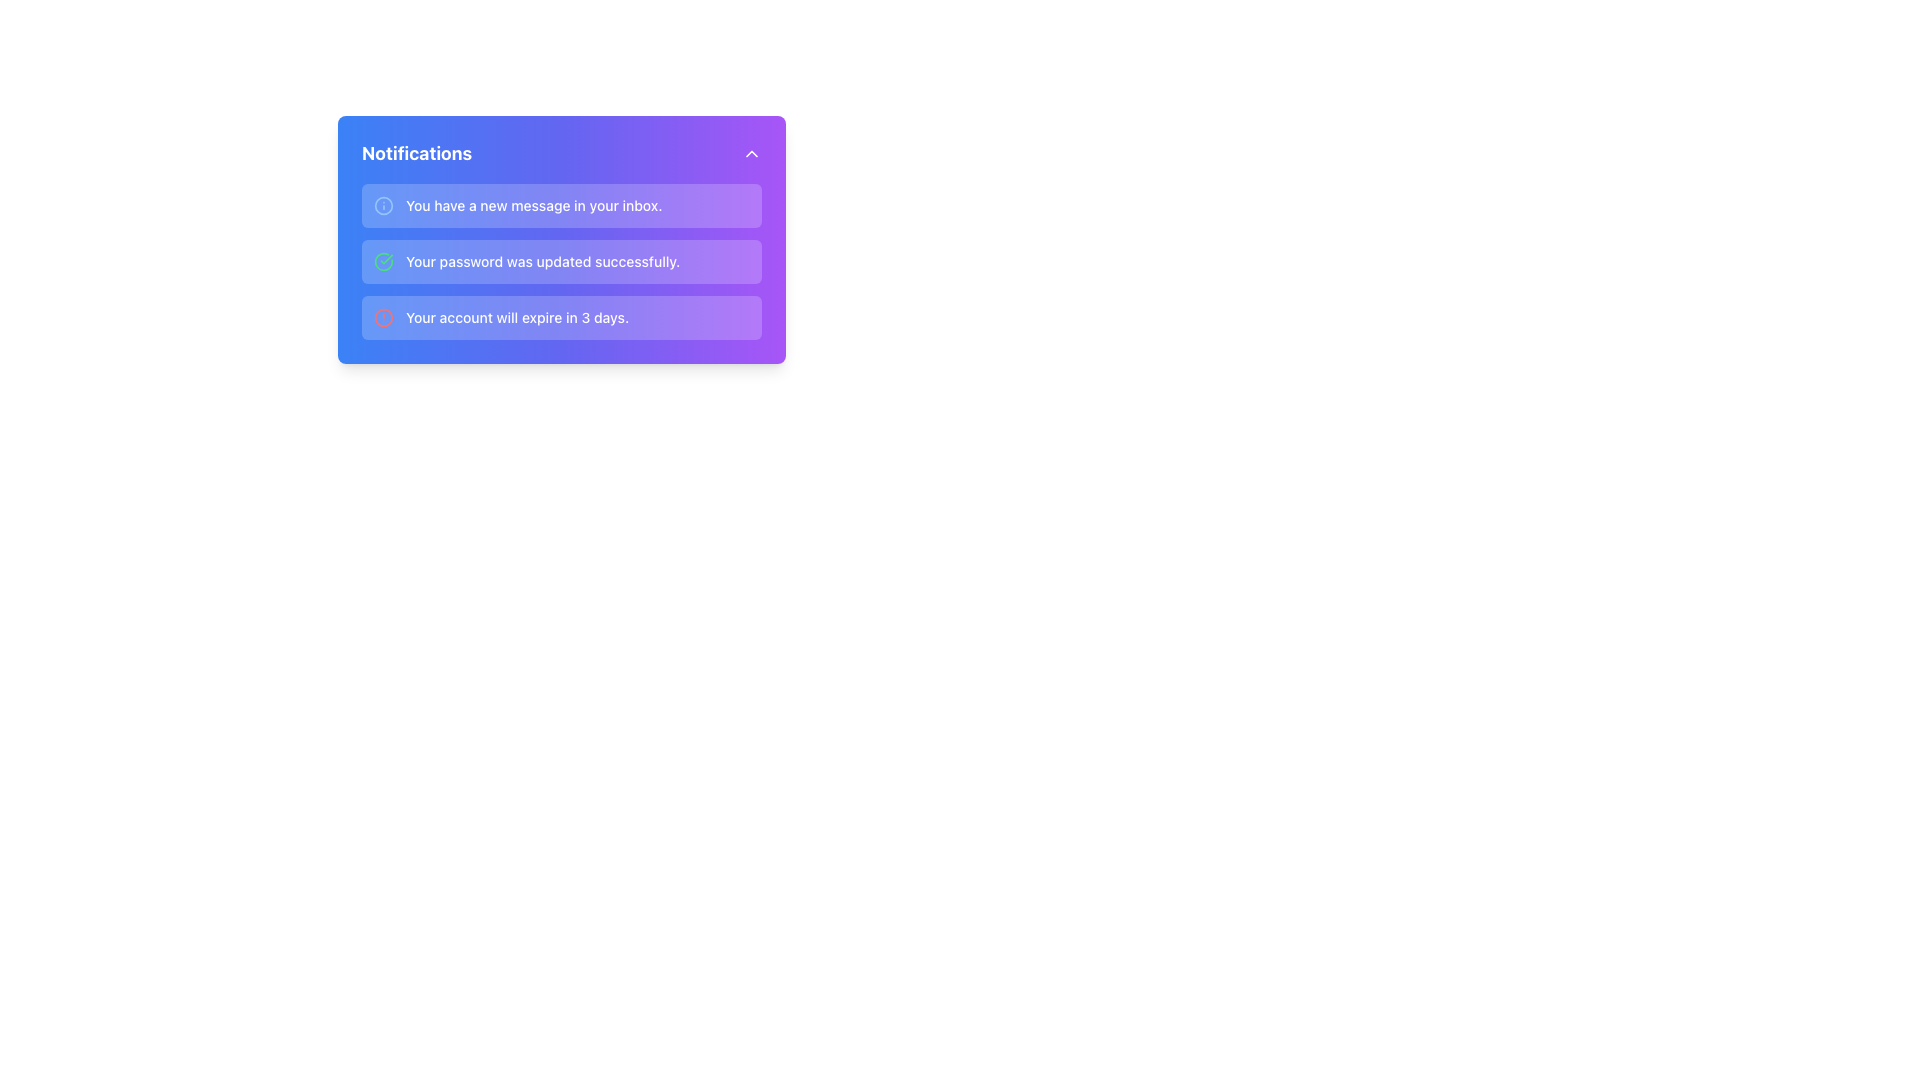 This screenshot has height=1080, width=1920. What do you see at coordinates (384, 261) in the screenshot?
I see `the circular icon with a green outline and check mark, located next to the text 'Your password was updated successfully' in the second notification entry of the 'Notifications' card` at bounding box center [384, 261].